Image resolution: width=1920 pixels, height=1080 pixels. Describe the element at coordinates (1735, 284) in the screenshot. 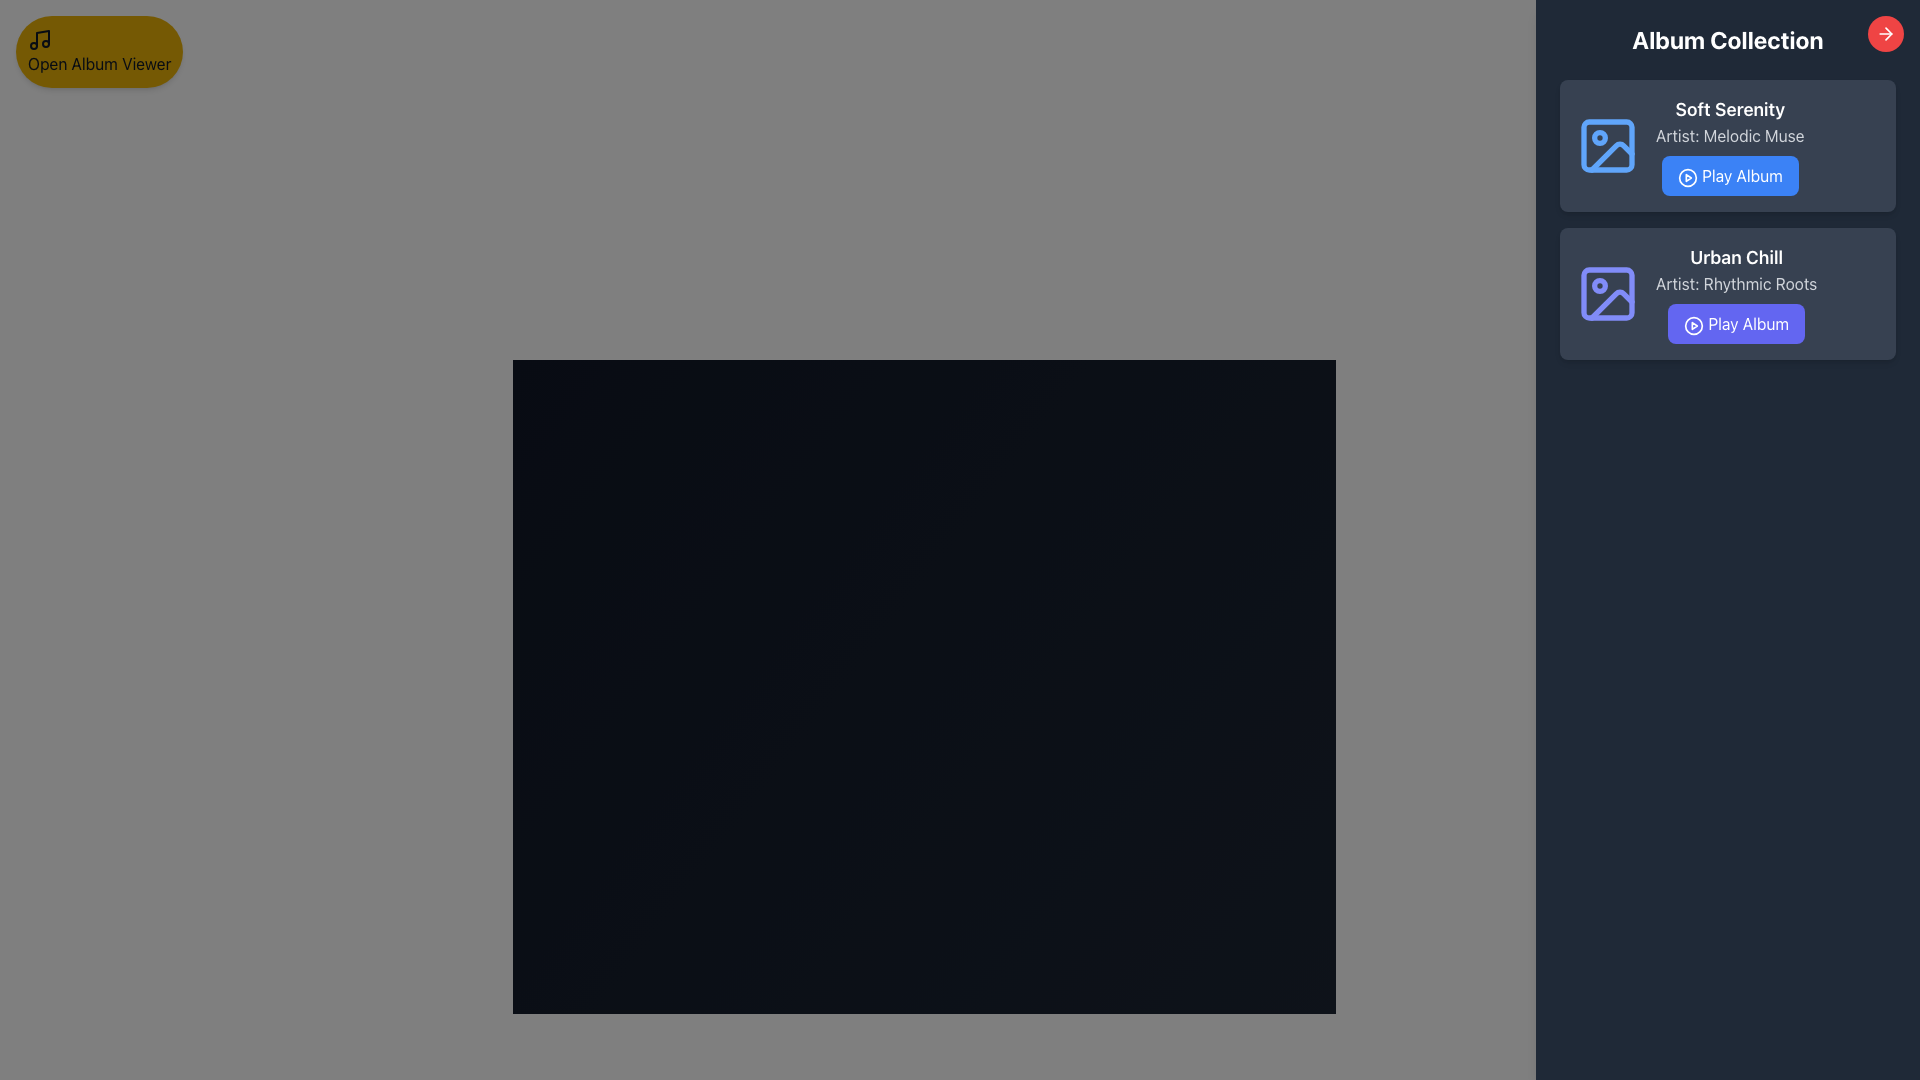

I see `the text label displaying 'Artist: Rhythmic Roots' located in the second album card titled 'Urban Chill' on the right pane of the UI, positioned below the 'Urban Chill' title and above the 'Play Album' button` at that location.